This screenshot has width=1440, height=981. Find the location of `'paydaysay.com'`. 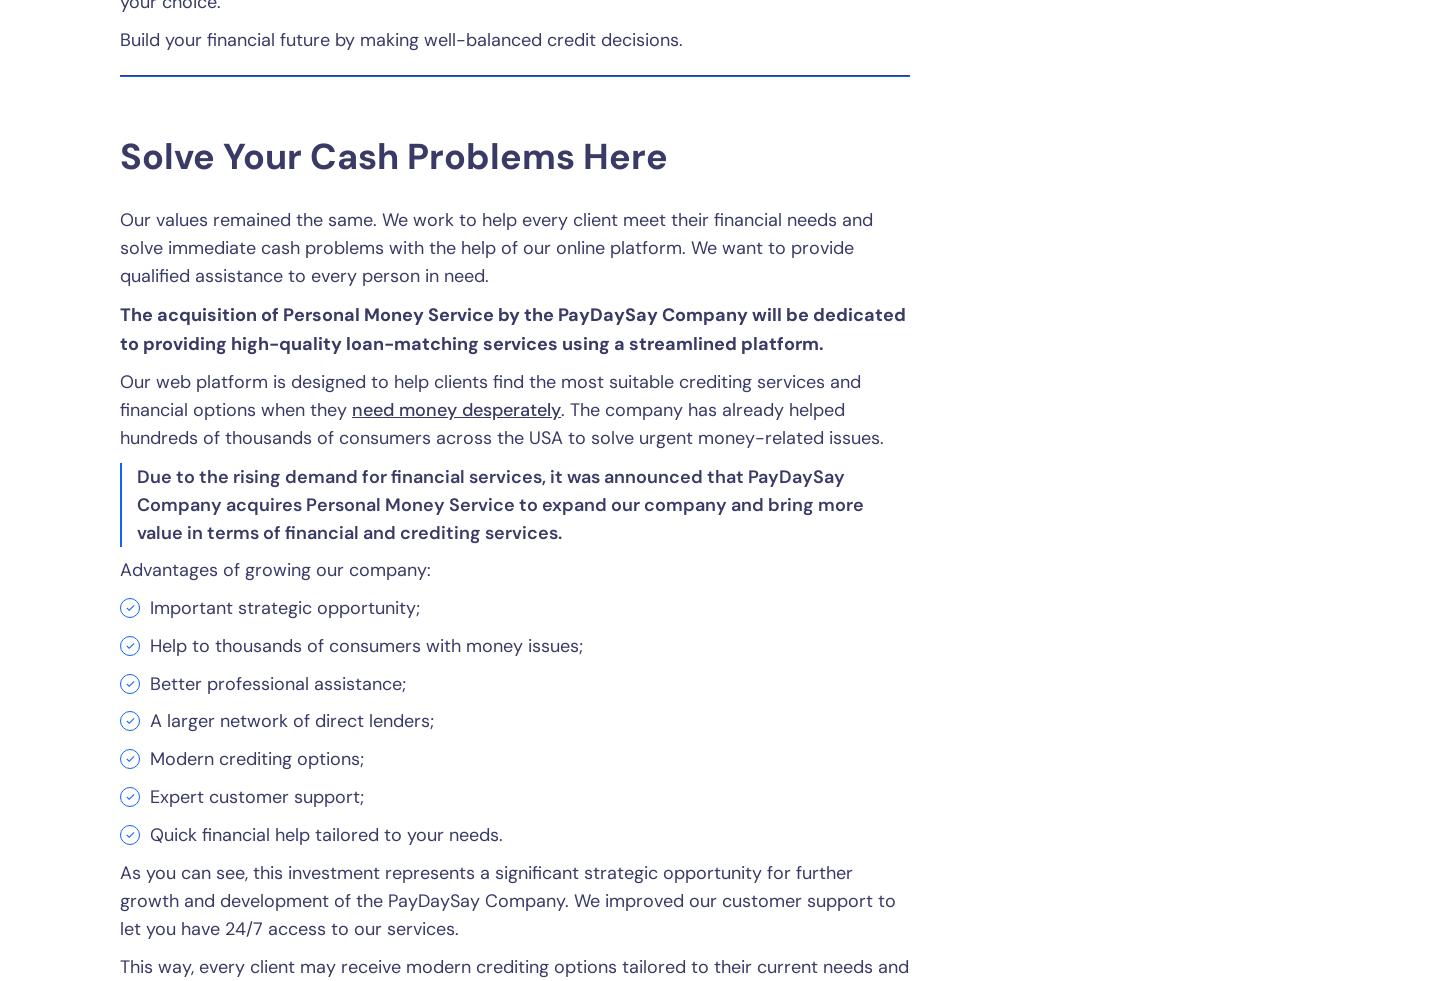

'paydaysay.com' is located at coordinates (659, 744).